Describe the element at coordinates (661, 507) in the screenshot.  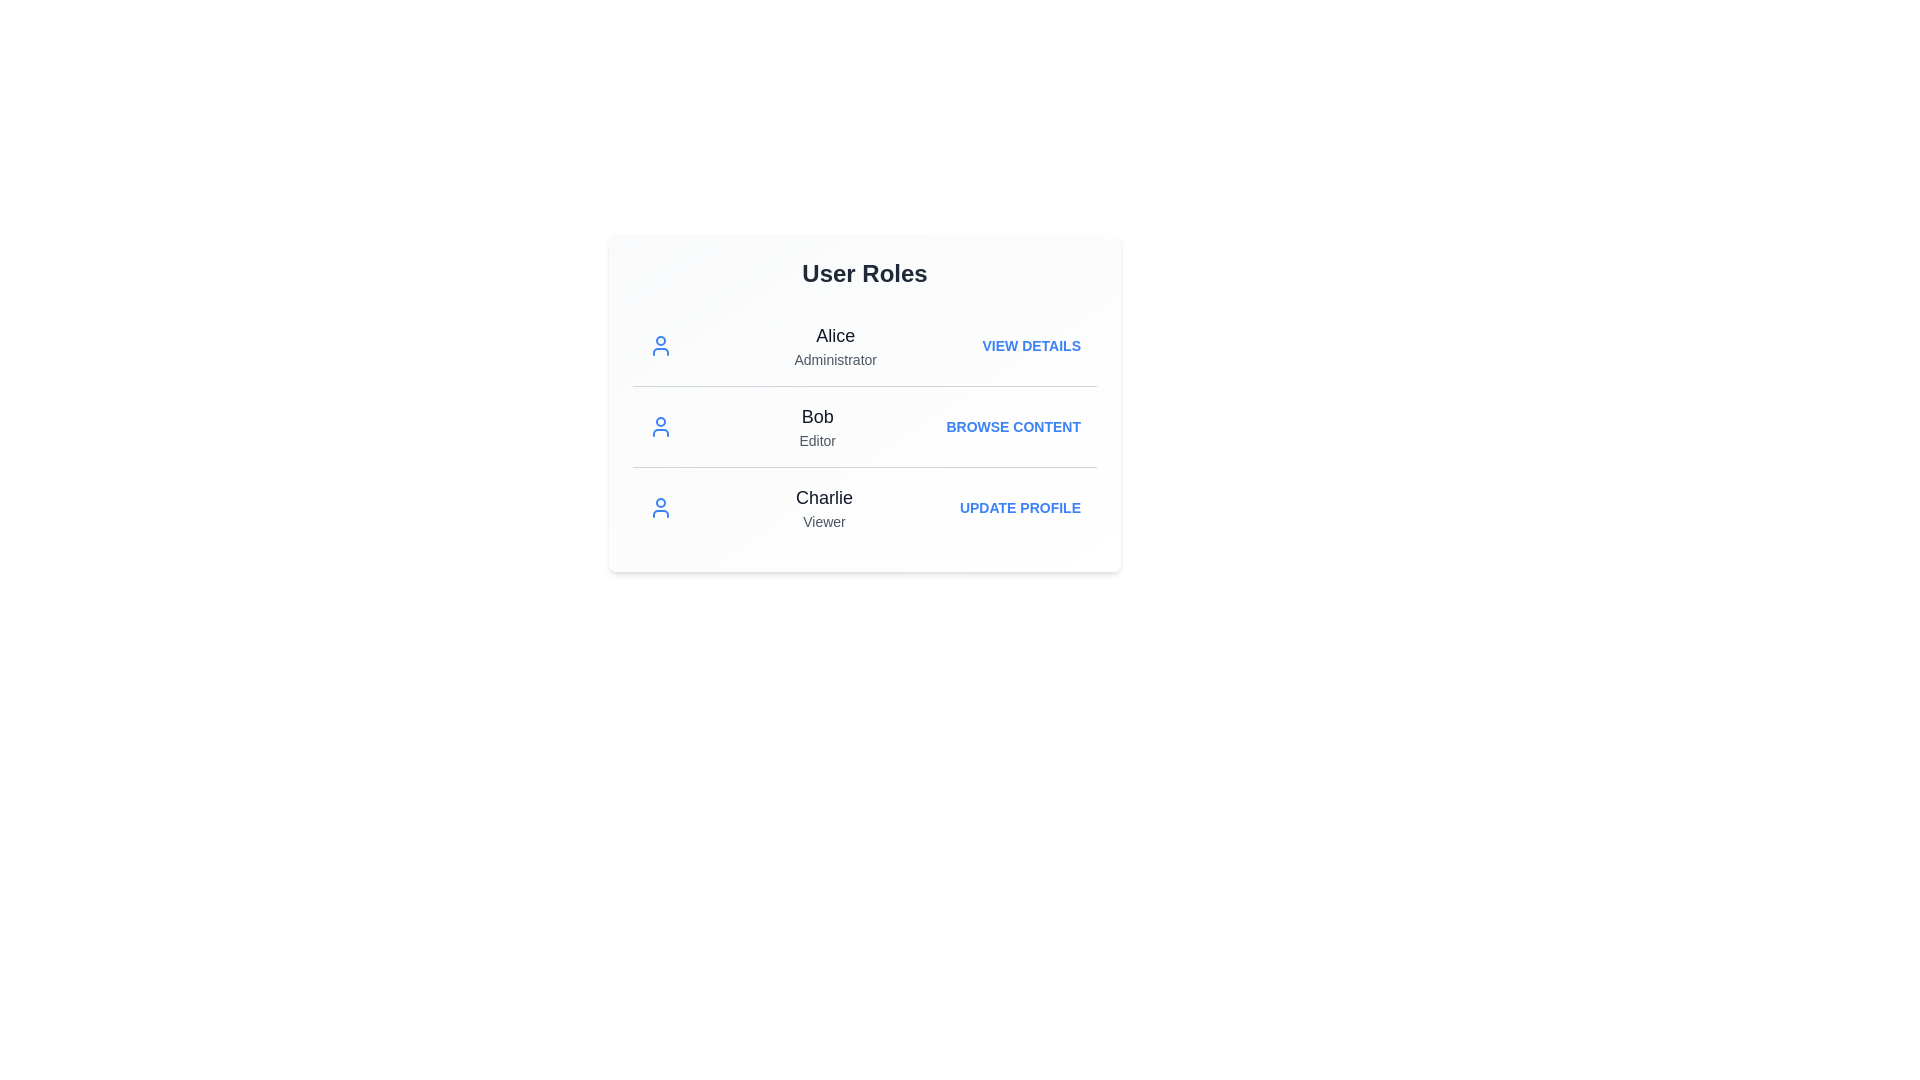
I see `the user profile icon representing 'Charlie' in the 'Charlie Viewer Update Profile' card, located at the leftmost position of the group` at that location.